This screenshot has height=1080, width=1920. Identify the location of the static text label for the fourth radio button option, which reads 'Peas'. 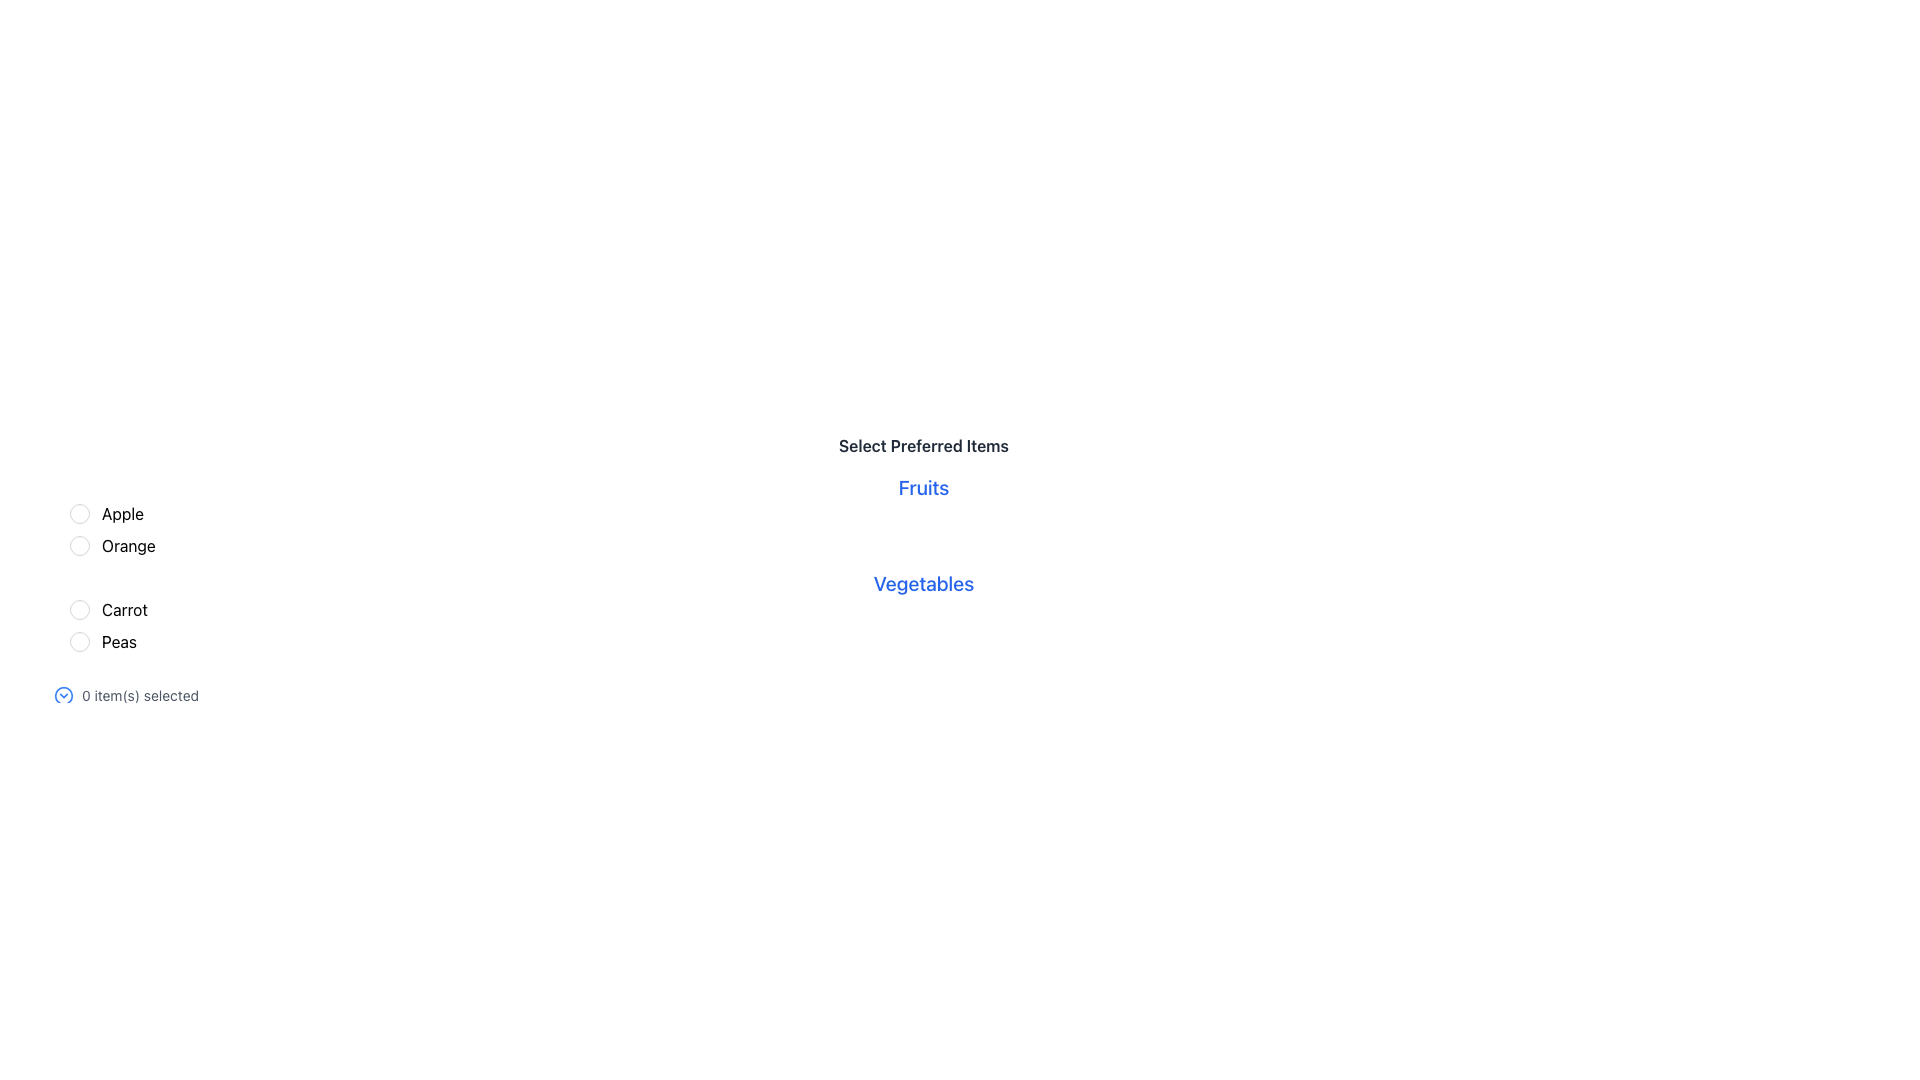
(118, 641).